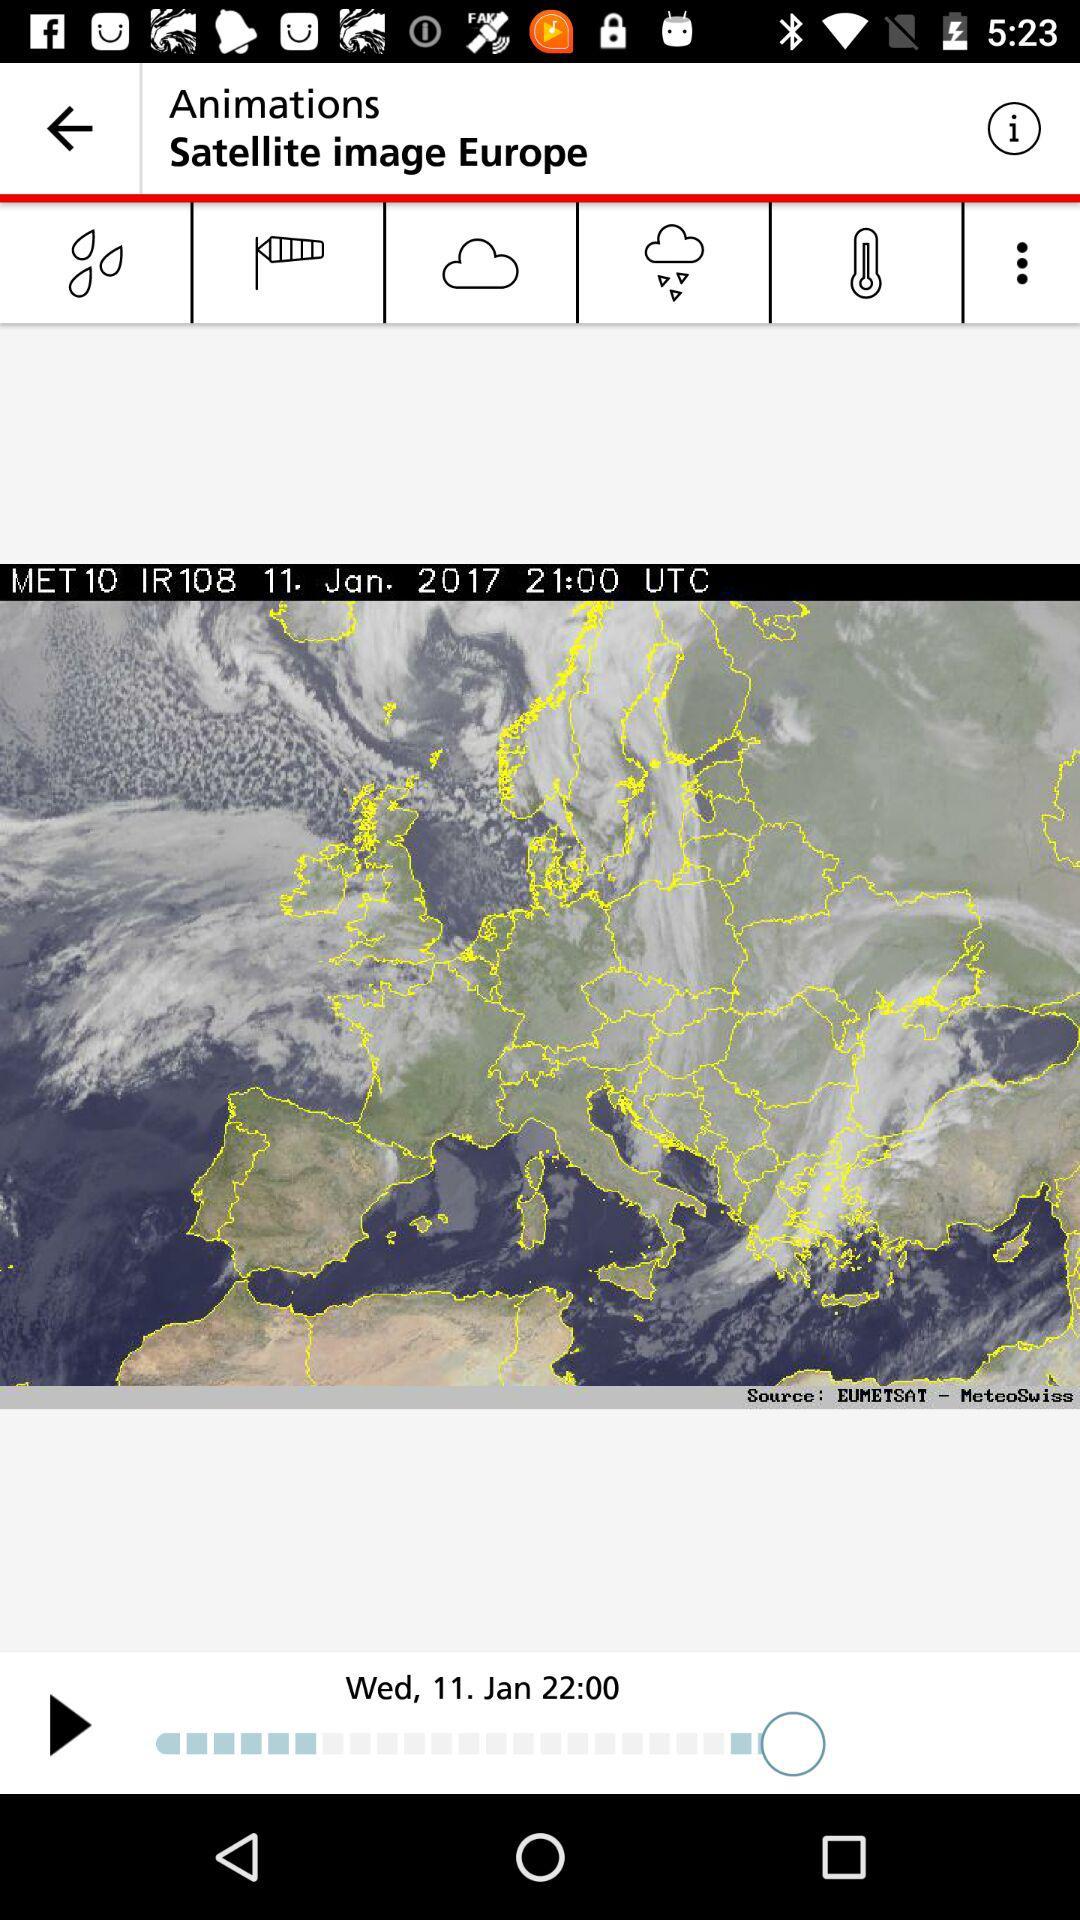 This screenshot has height=1920, width=1080. What do you see at coordinates (865, 261) in the screenshot?
I see `the microphone icon` at bounding box center [865, 261].